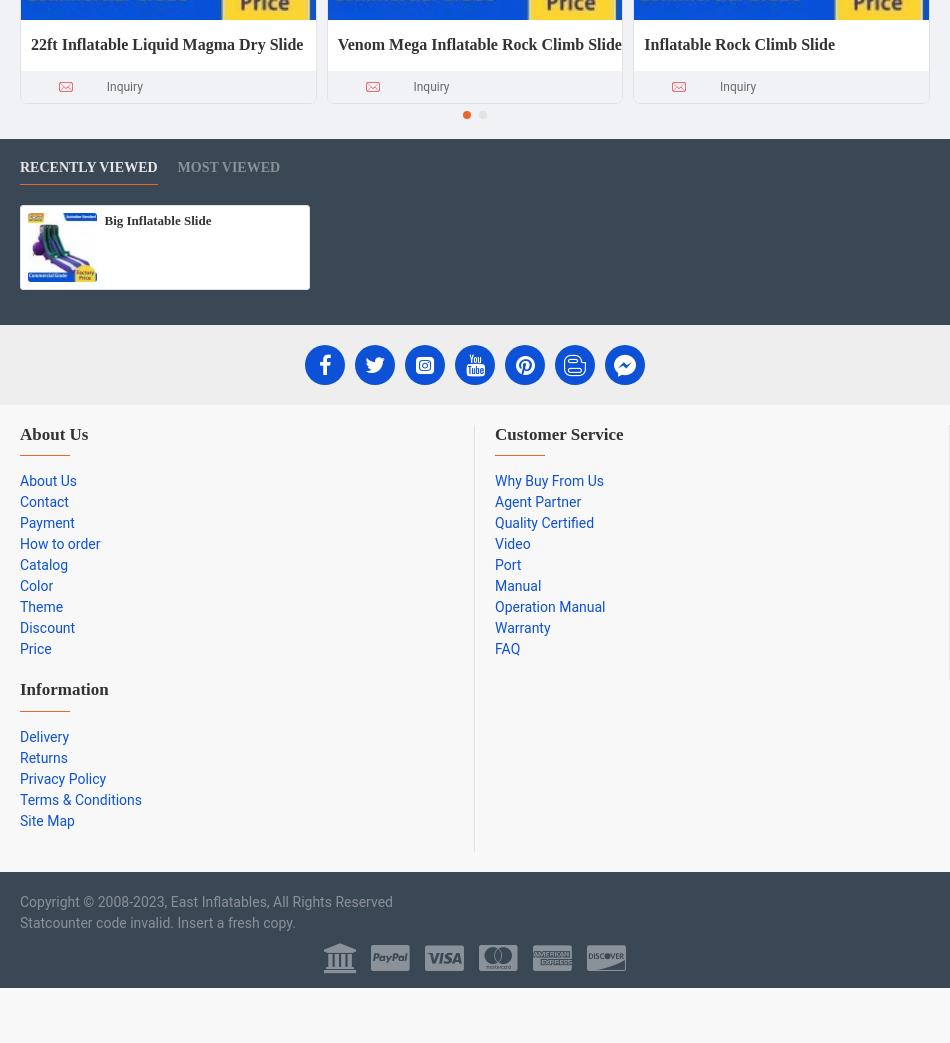  Describe the element at coordinates (47, 820) in the screenshot. I see `'Site Map'` at that location.